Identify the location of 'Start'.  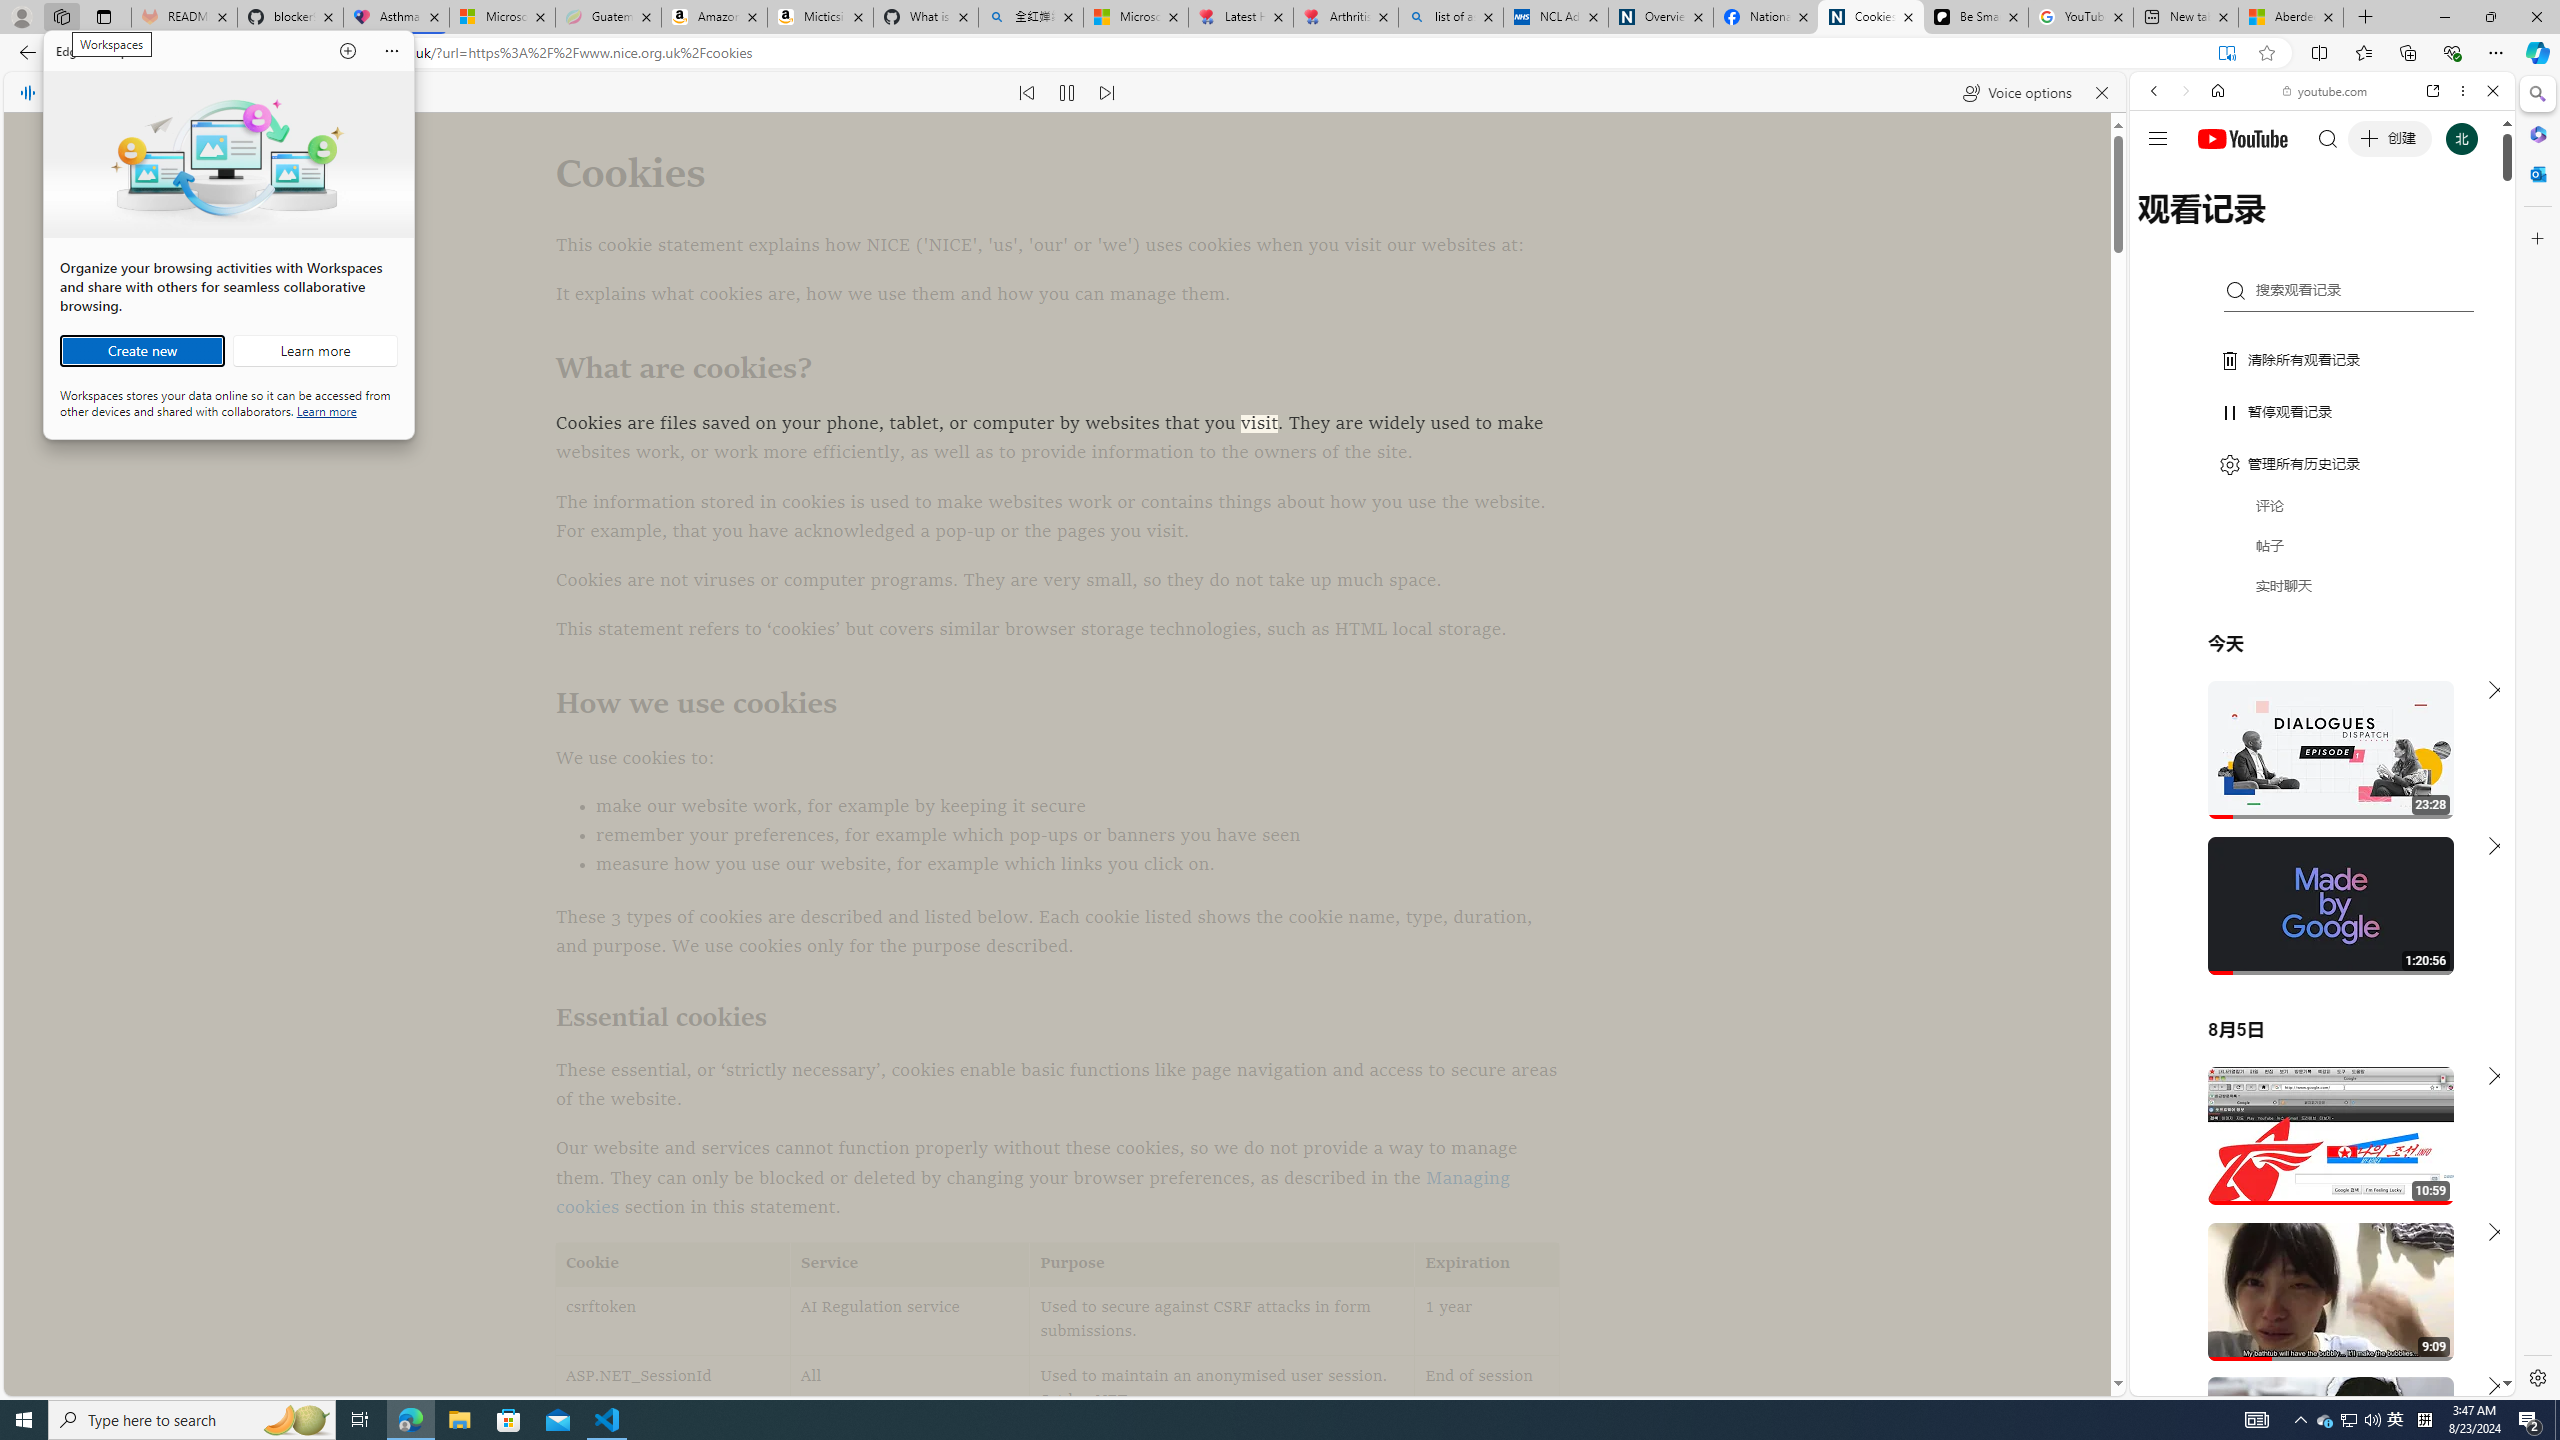
(24, 1418).